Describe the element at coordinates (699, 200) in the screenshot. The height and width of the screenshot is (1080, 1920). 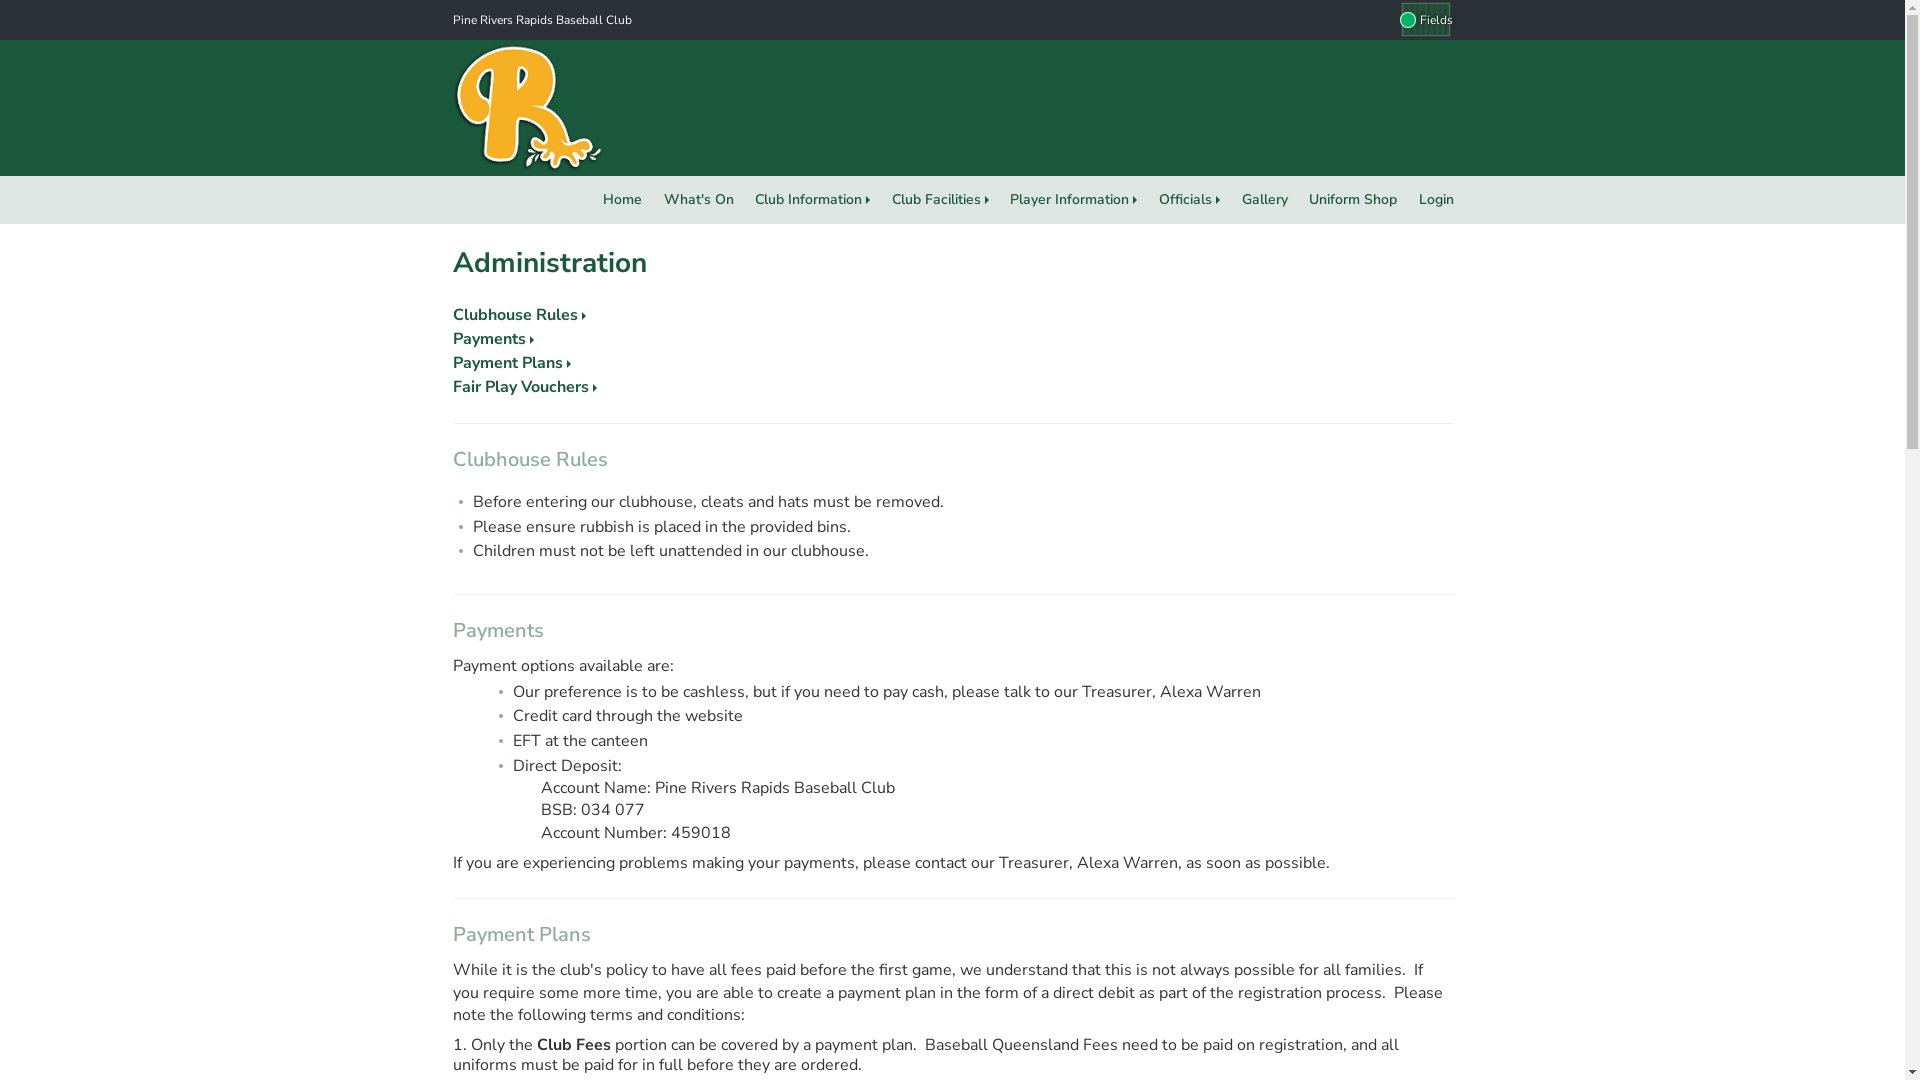
I see `'What's On'` at that location.